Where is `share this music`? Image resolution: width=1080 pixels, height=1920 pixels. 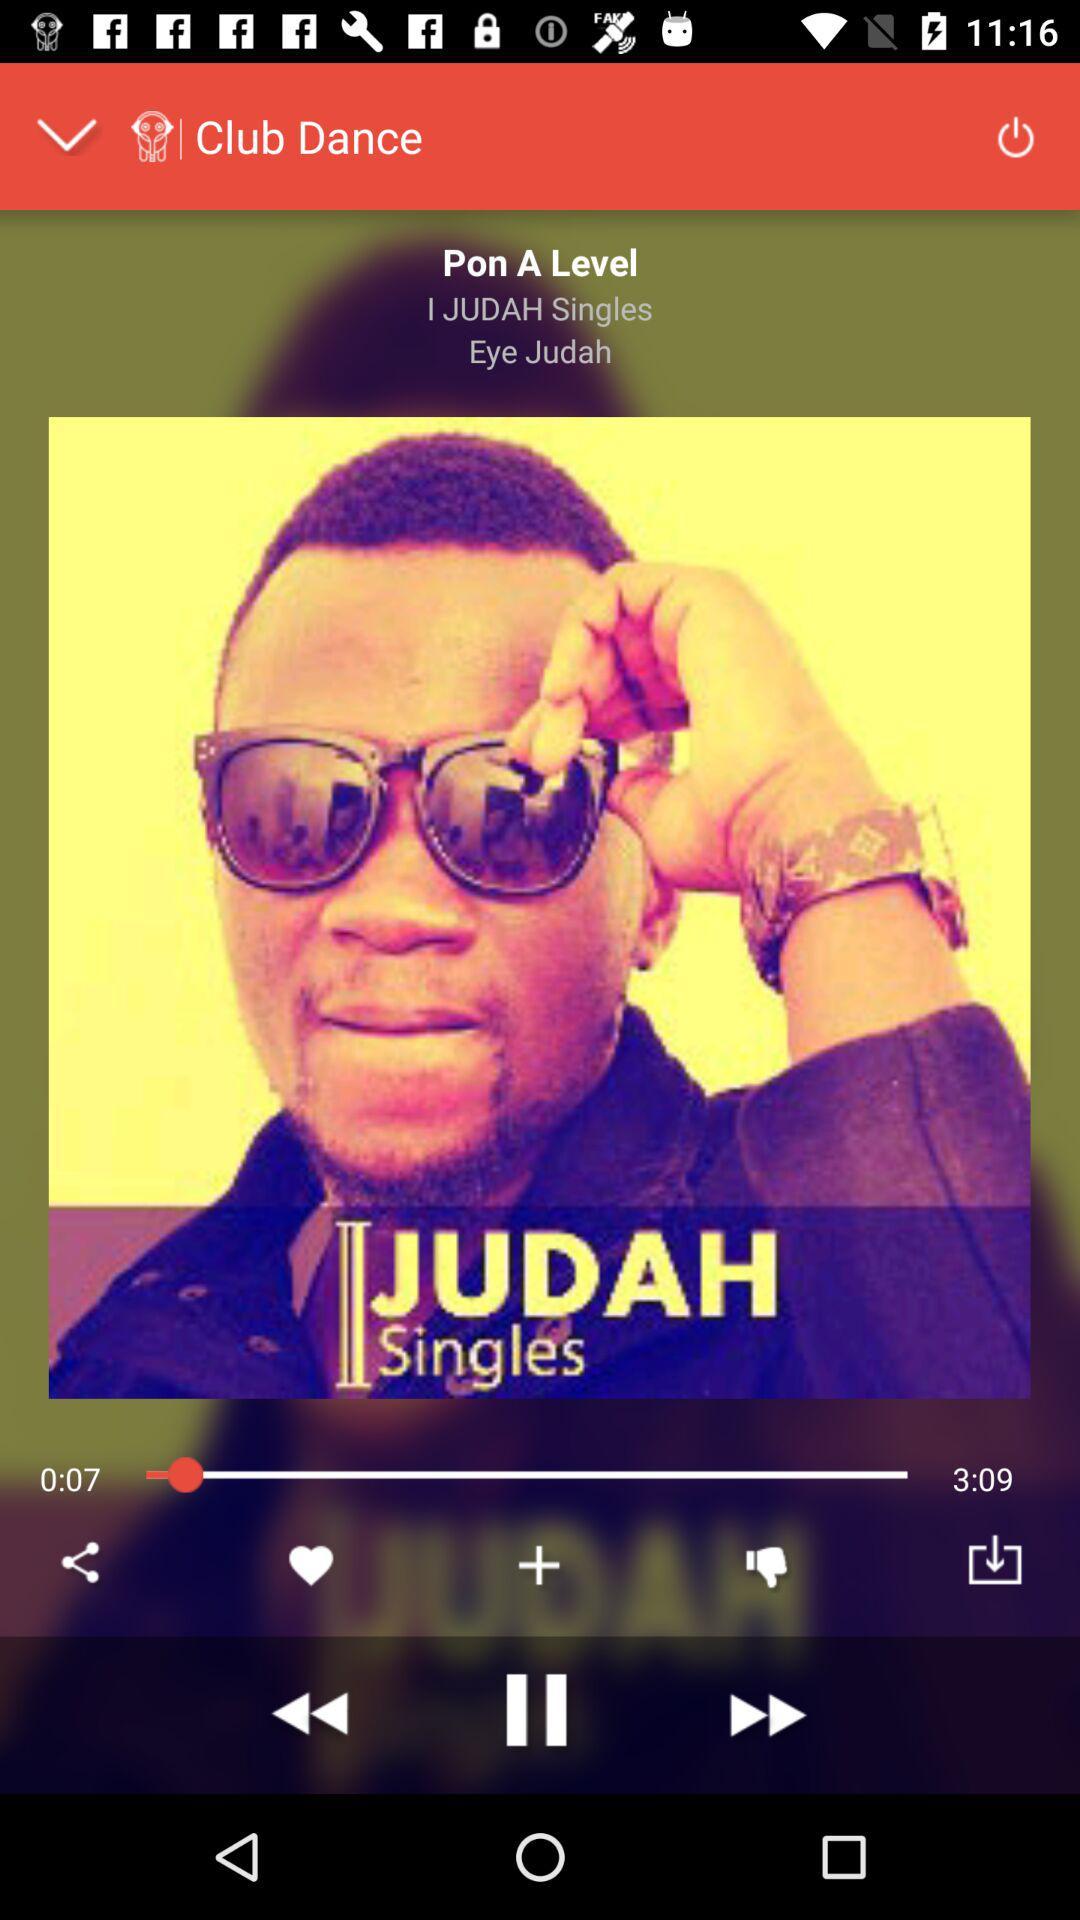 share this music is located at coordinates (83, 1564).